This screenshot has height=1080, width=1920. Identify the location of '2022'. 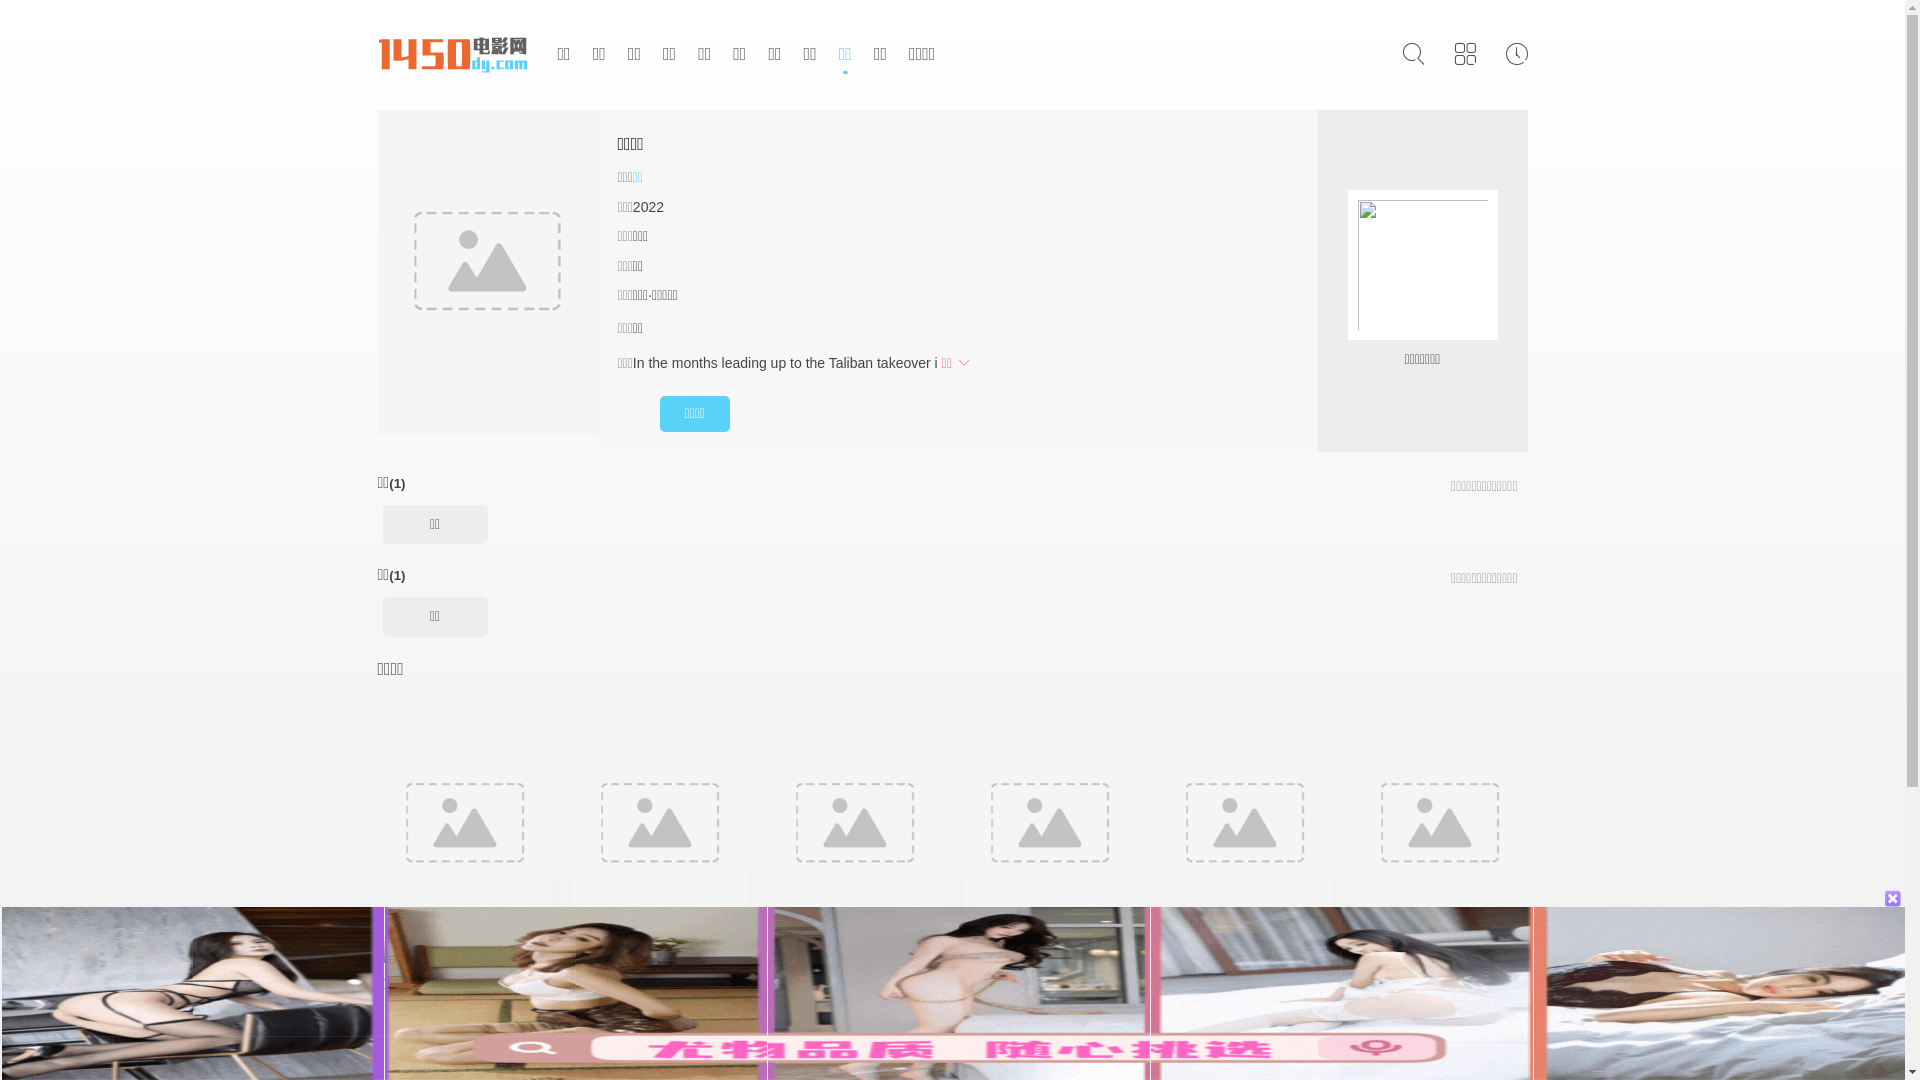
(648, 207).